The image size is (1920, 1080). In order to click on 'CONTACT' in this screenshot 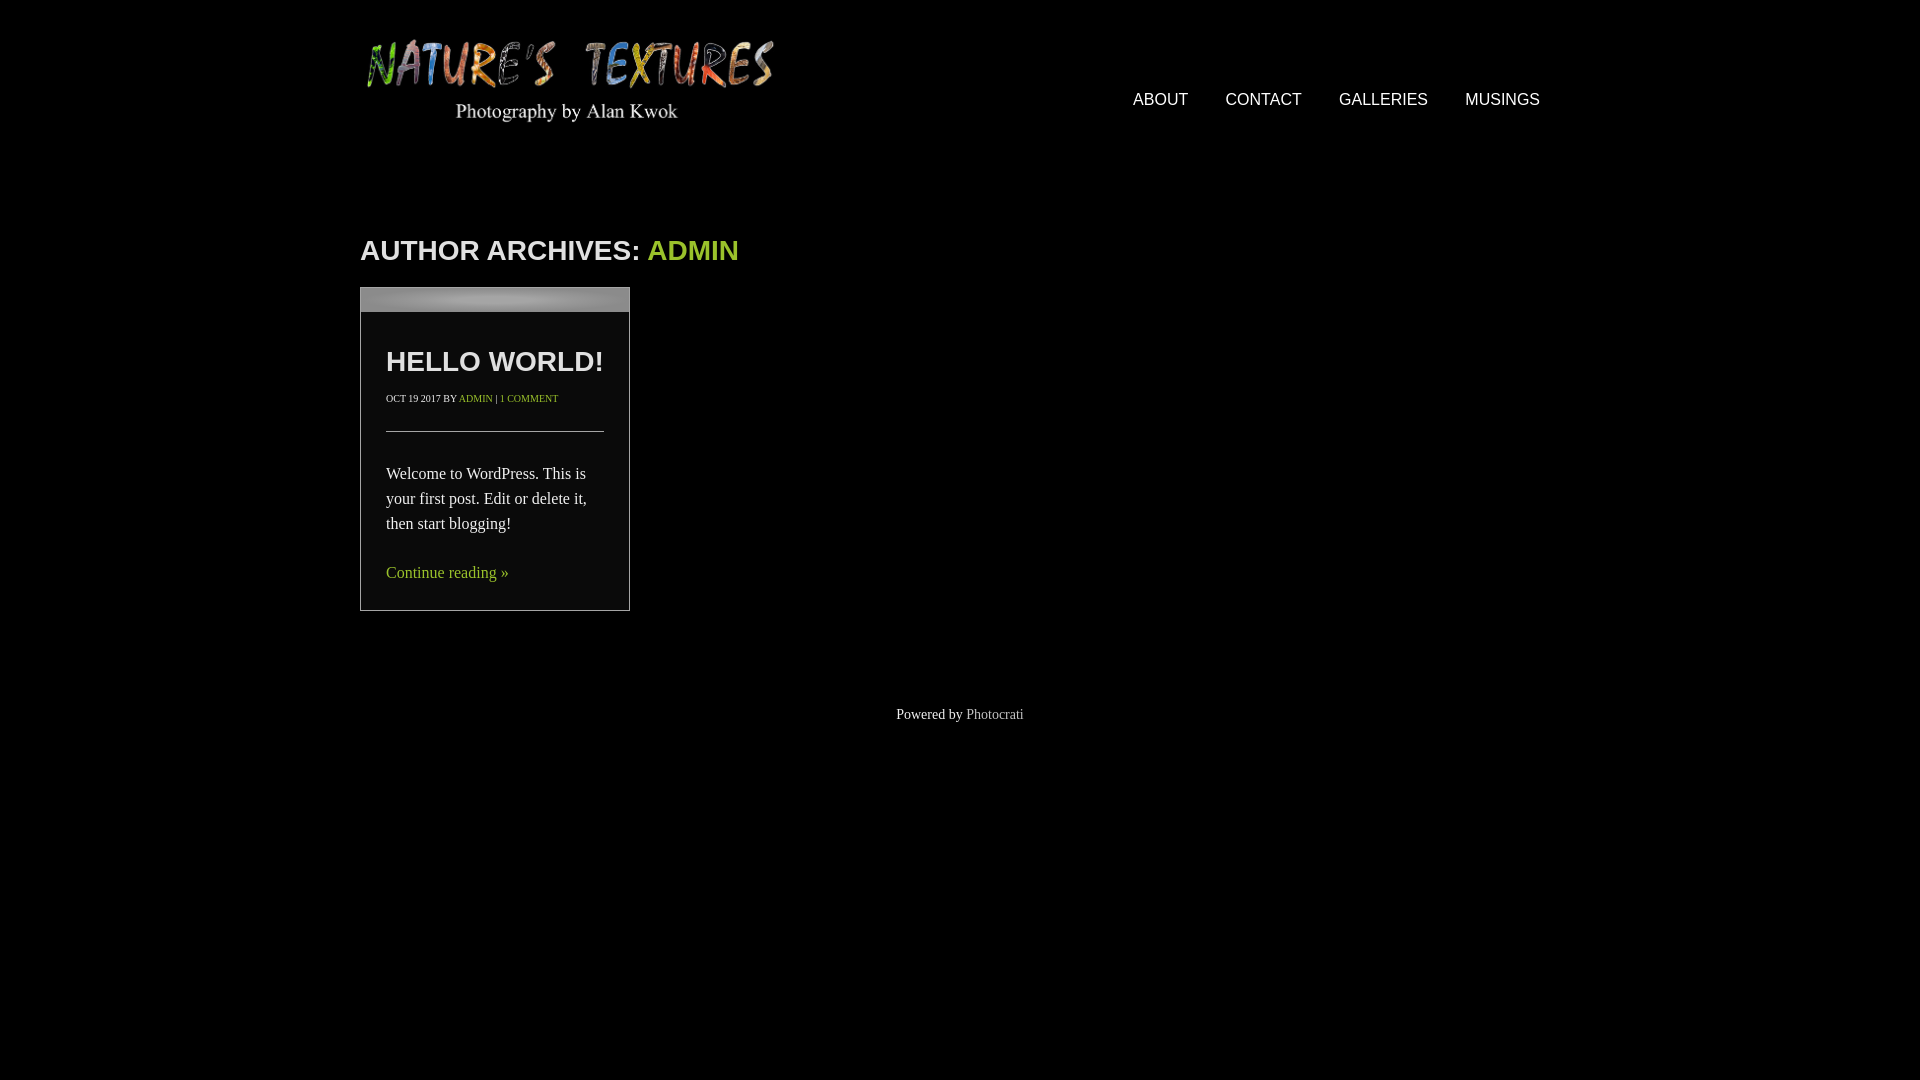, I will do `click(1262, 100)`.